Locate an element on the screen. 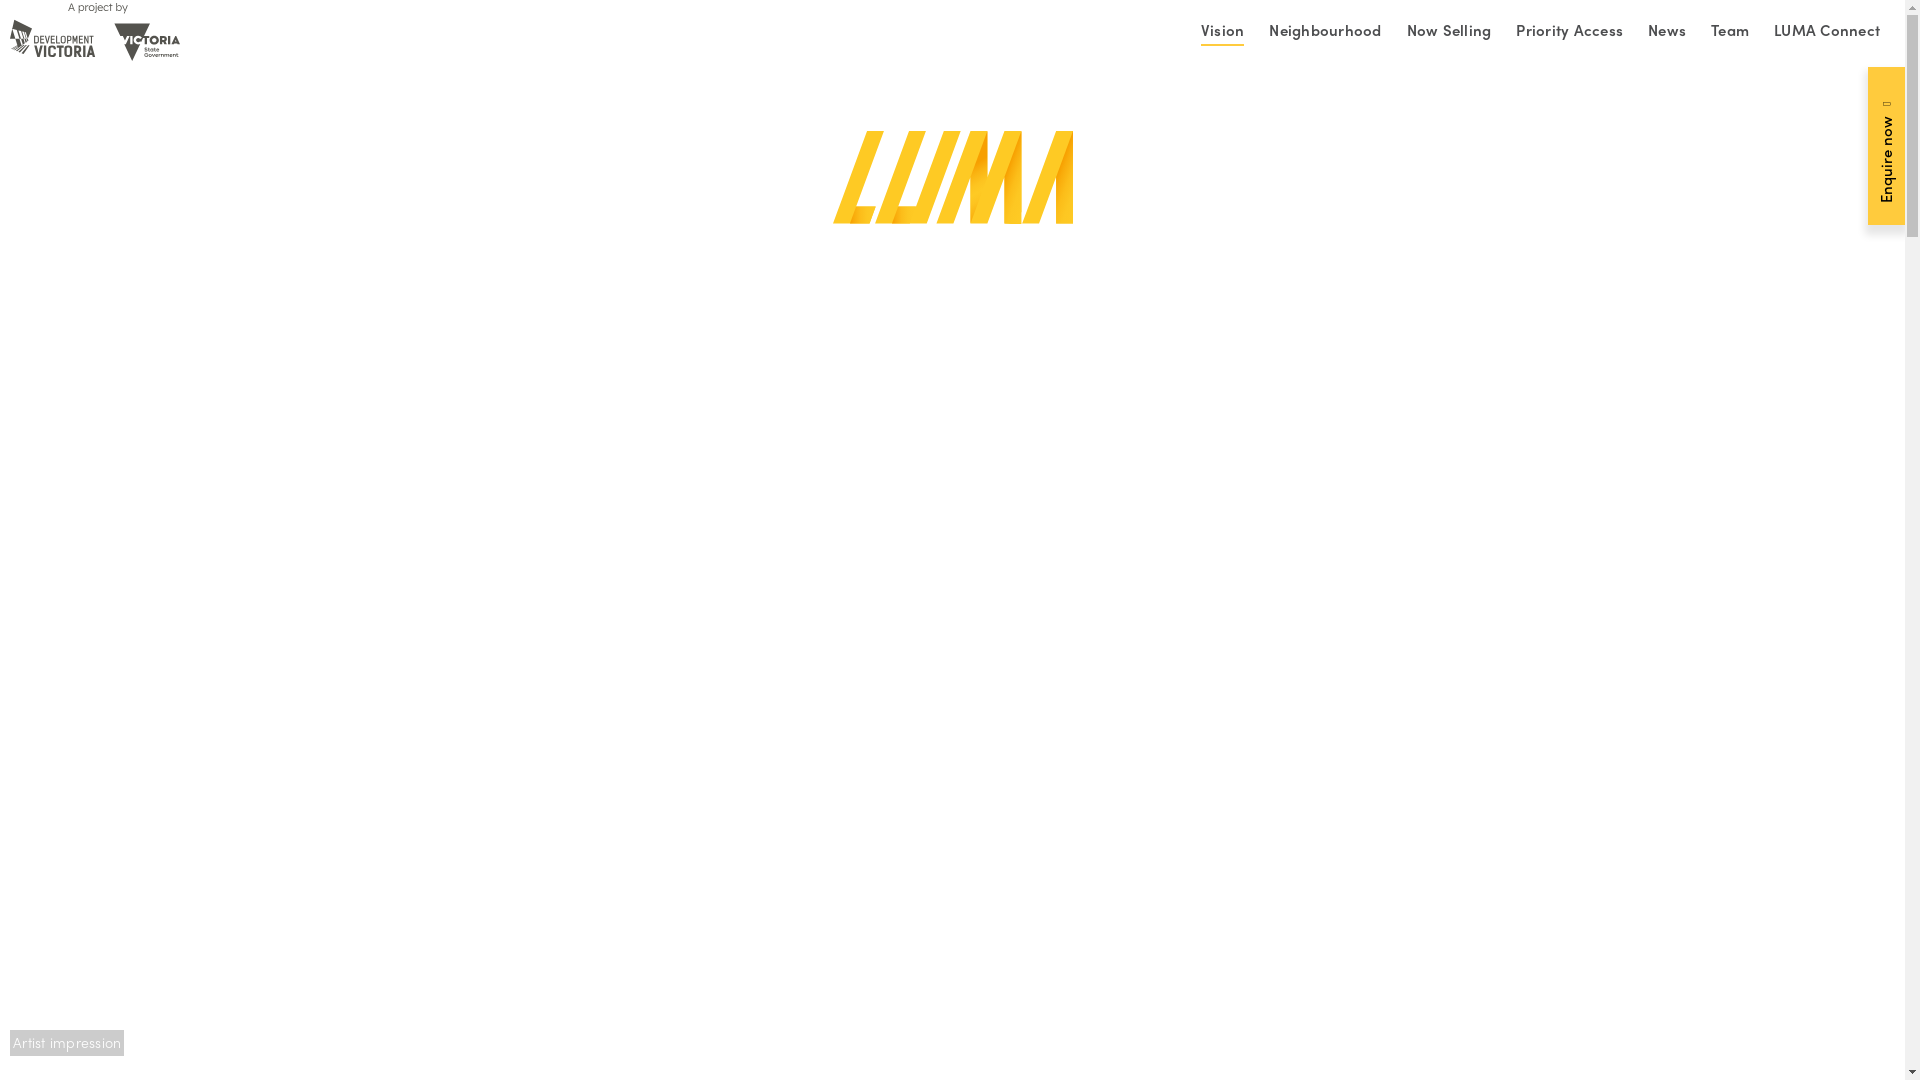 This screenshot has height=1080, width=1920. 'Team' is located at coordinates (1728, 33).